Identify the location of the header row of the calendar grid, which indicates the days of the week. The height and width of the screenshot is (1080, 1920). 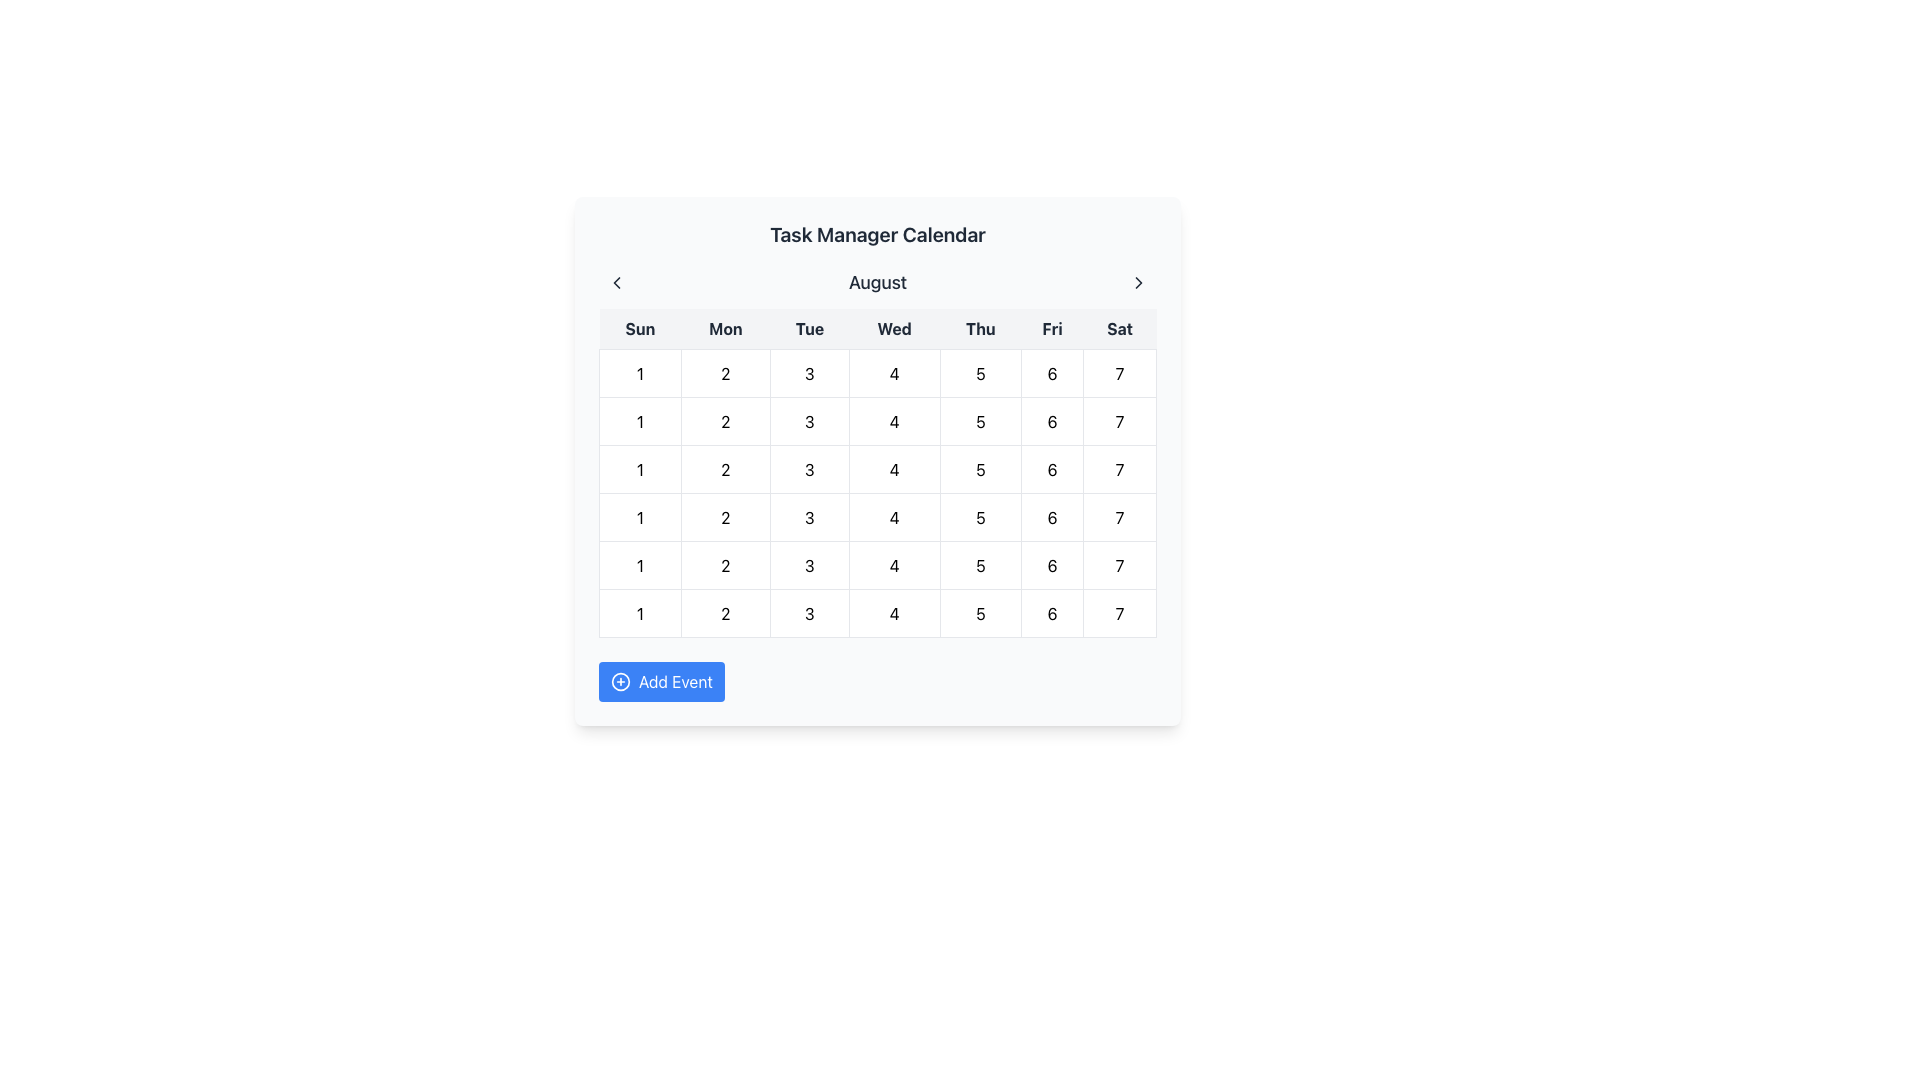
(878, 327).